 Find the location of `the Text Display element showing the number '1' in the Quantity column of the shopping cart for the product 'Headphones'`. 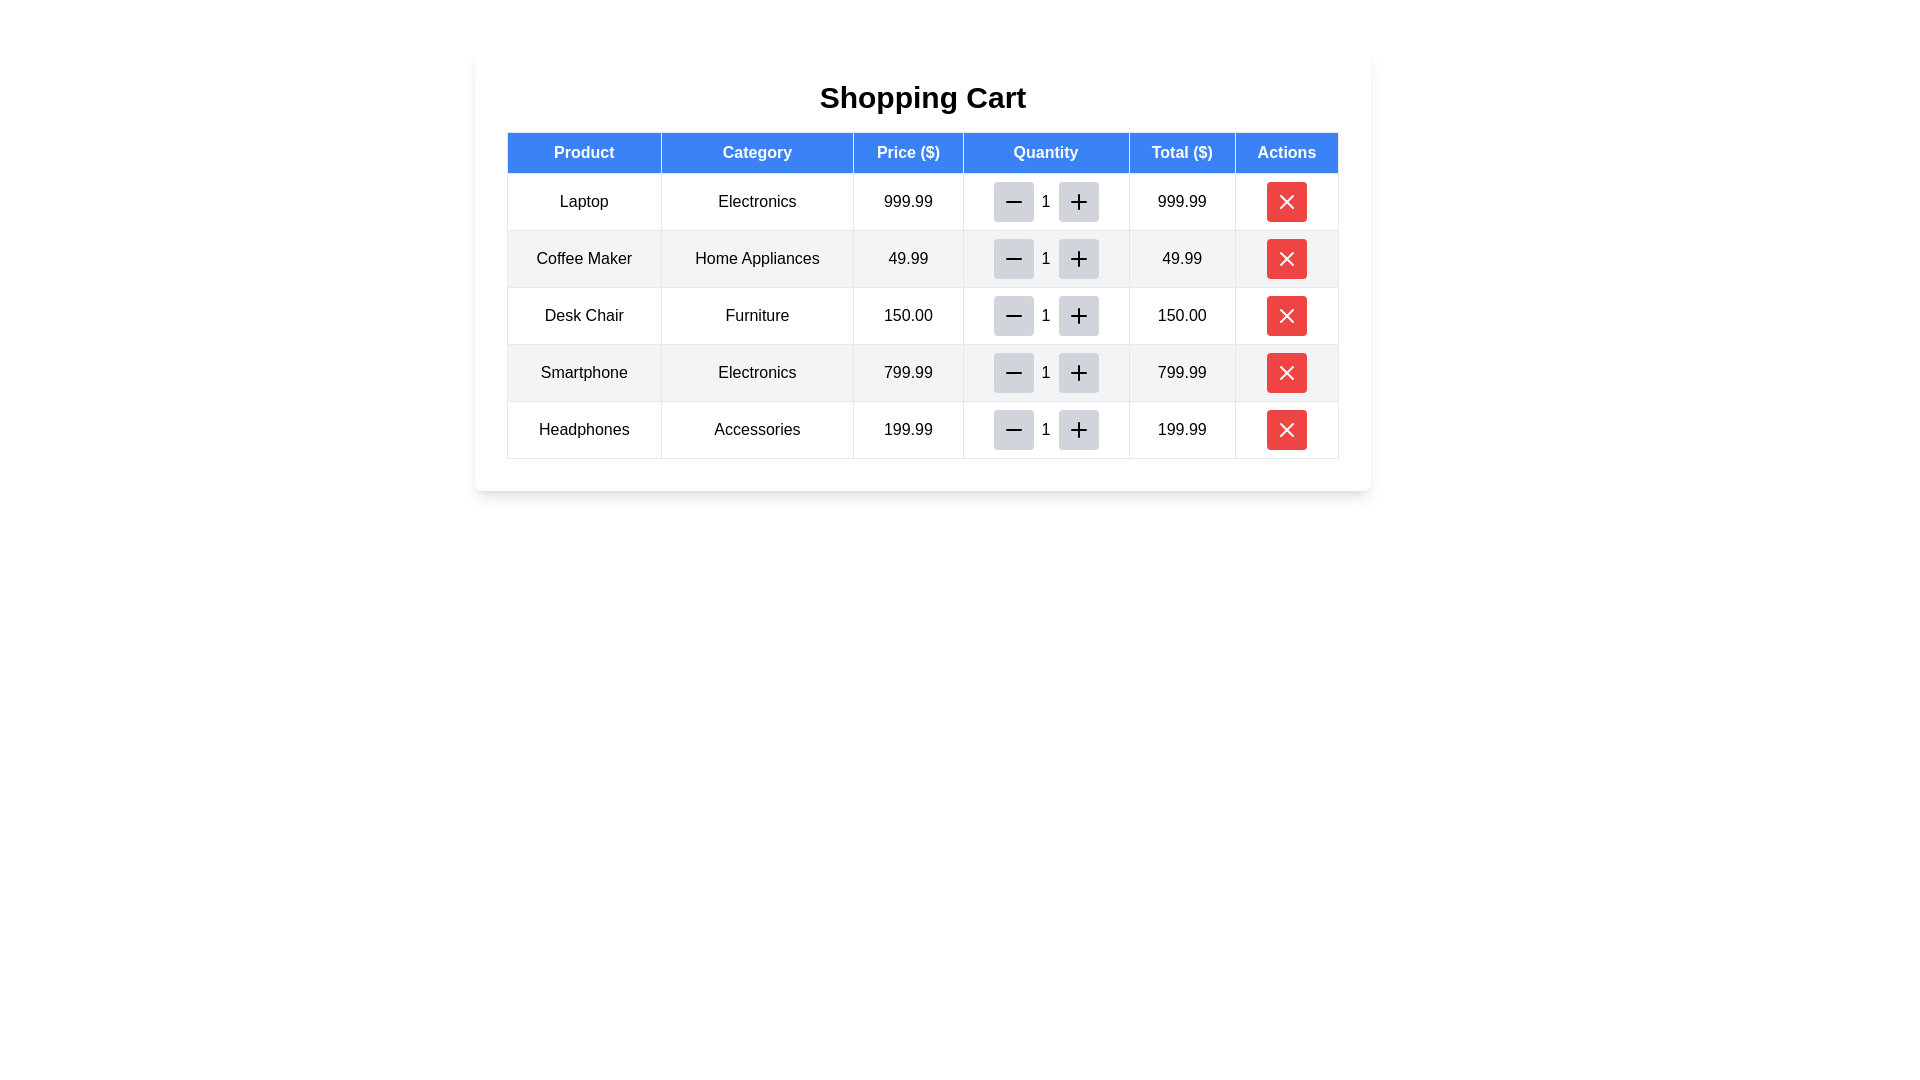

the Text Display element showing the number '1' in the Quantity column of the shopping cart for the product 'Headphones' is located at coordinates (1045, 428).